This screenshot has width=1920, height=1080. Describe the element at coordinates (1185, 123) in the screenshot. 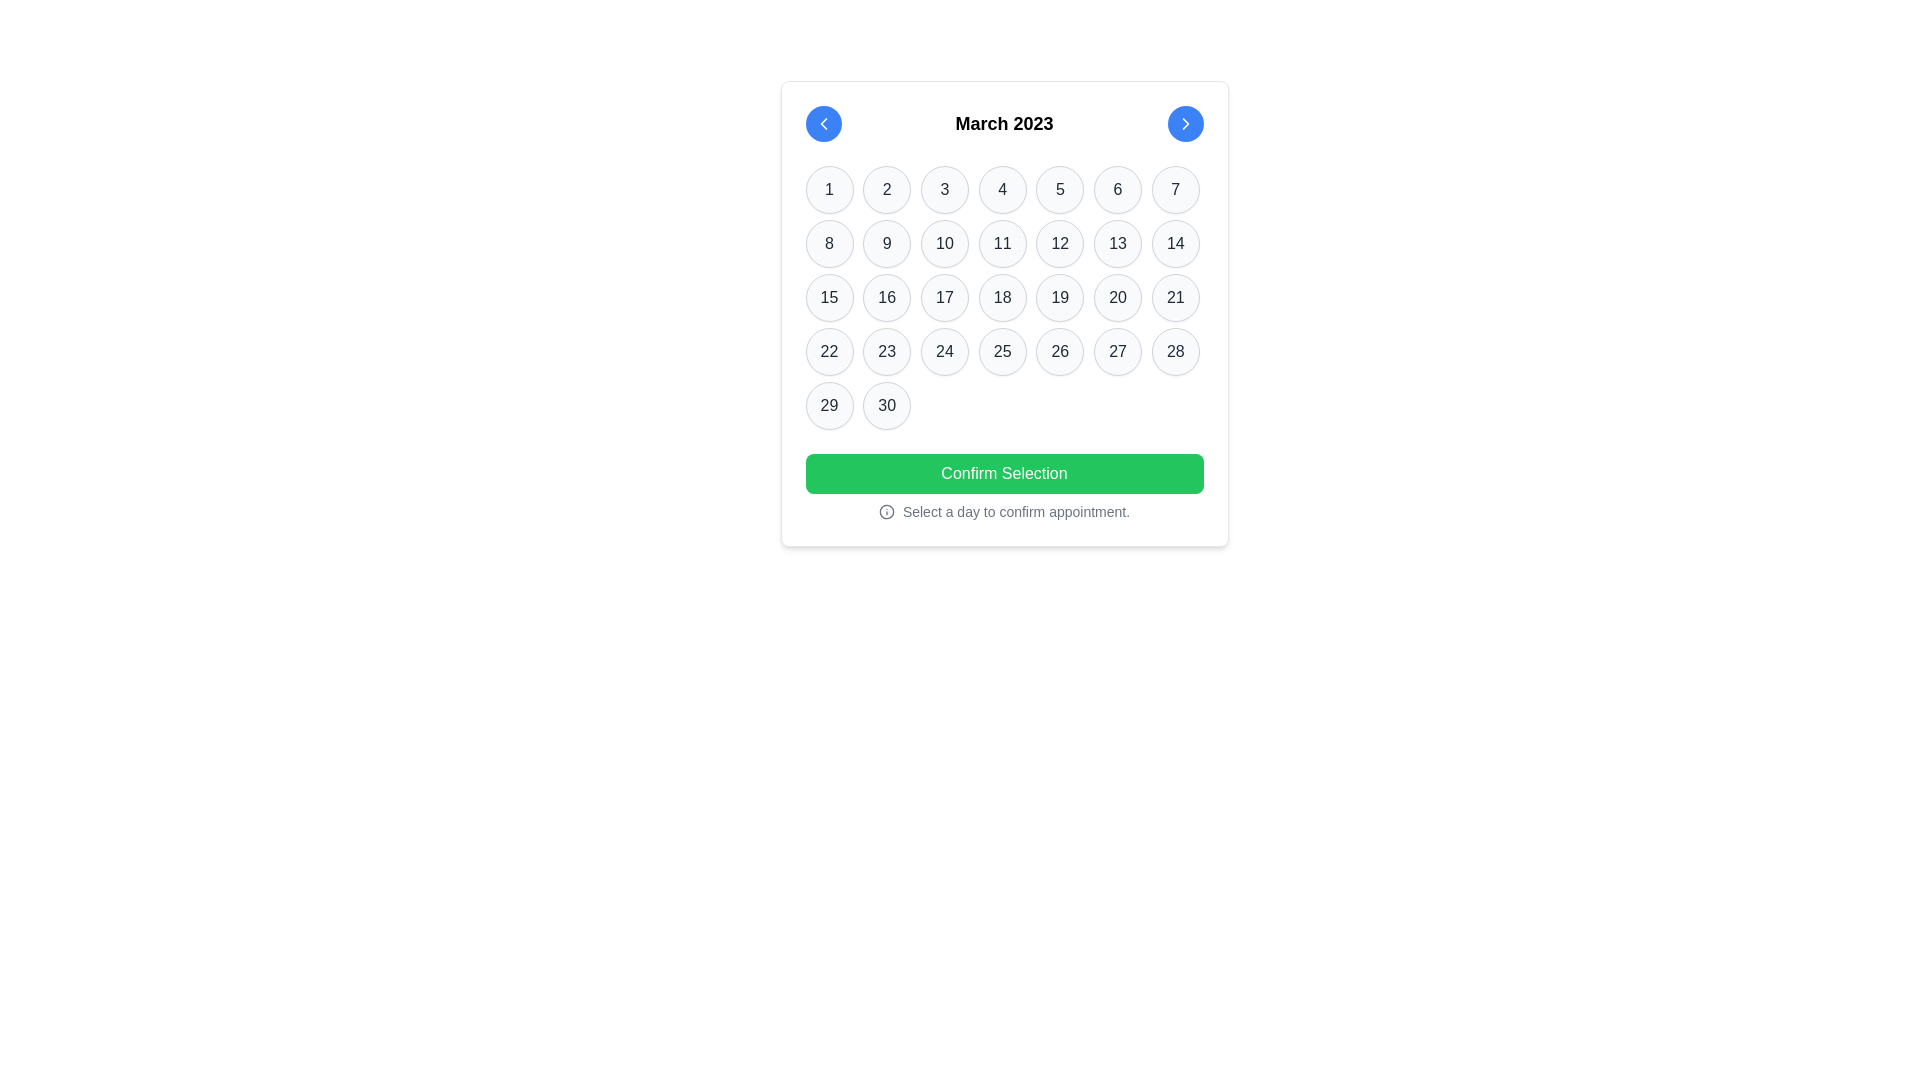

I see `the button with a rounded blue background and a white right-pointing chevron icon located in the top-right corner of the calendar navigation header adjacent to 'March 2023'` at that location.